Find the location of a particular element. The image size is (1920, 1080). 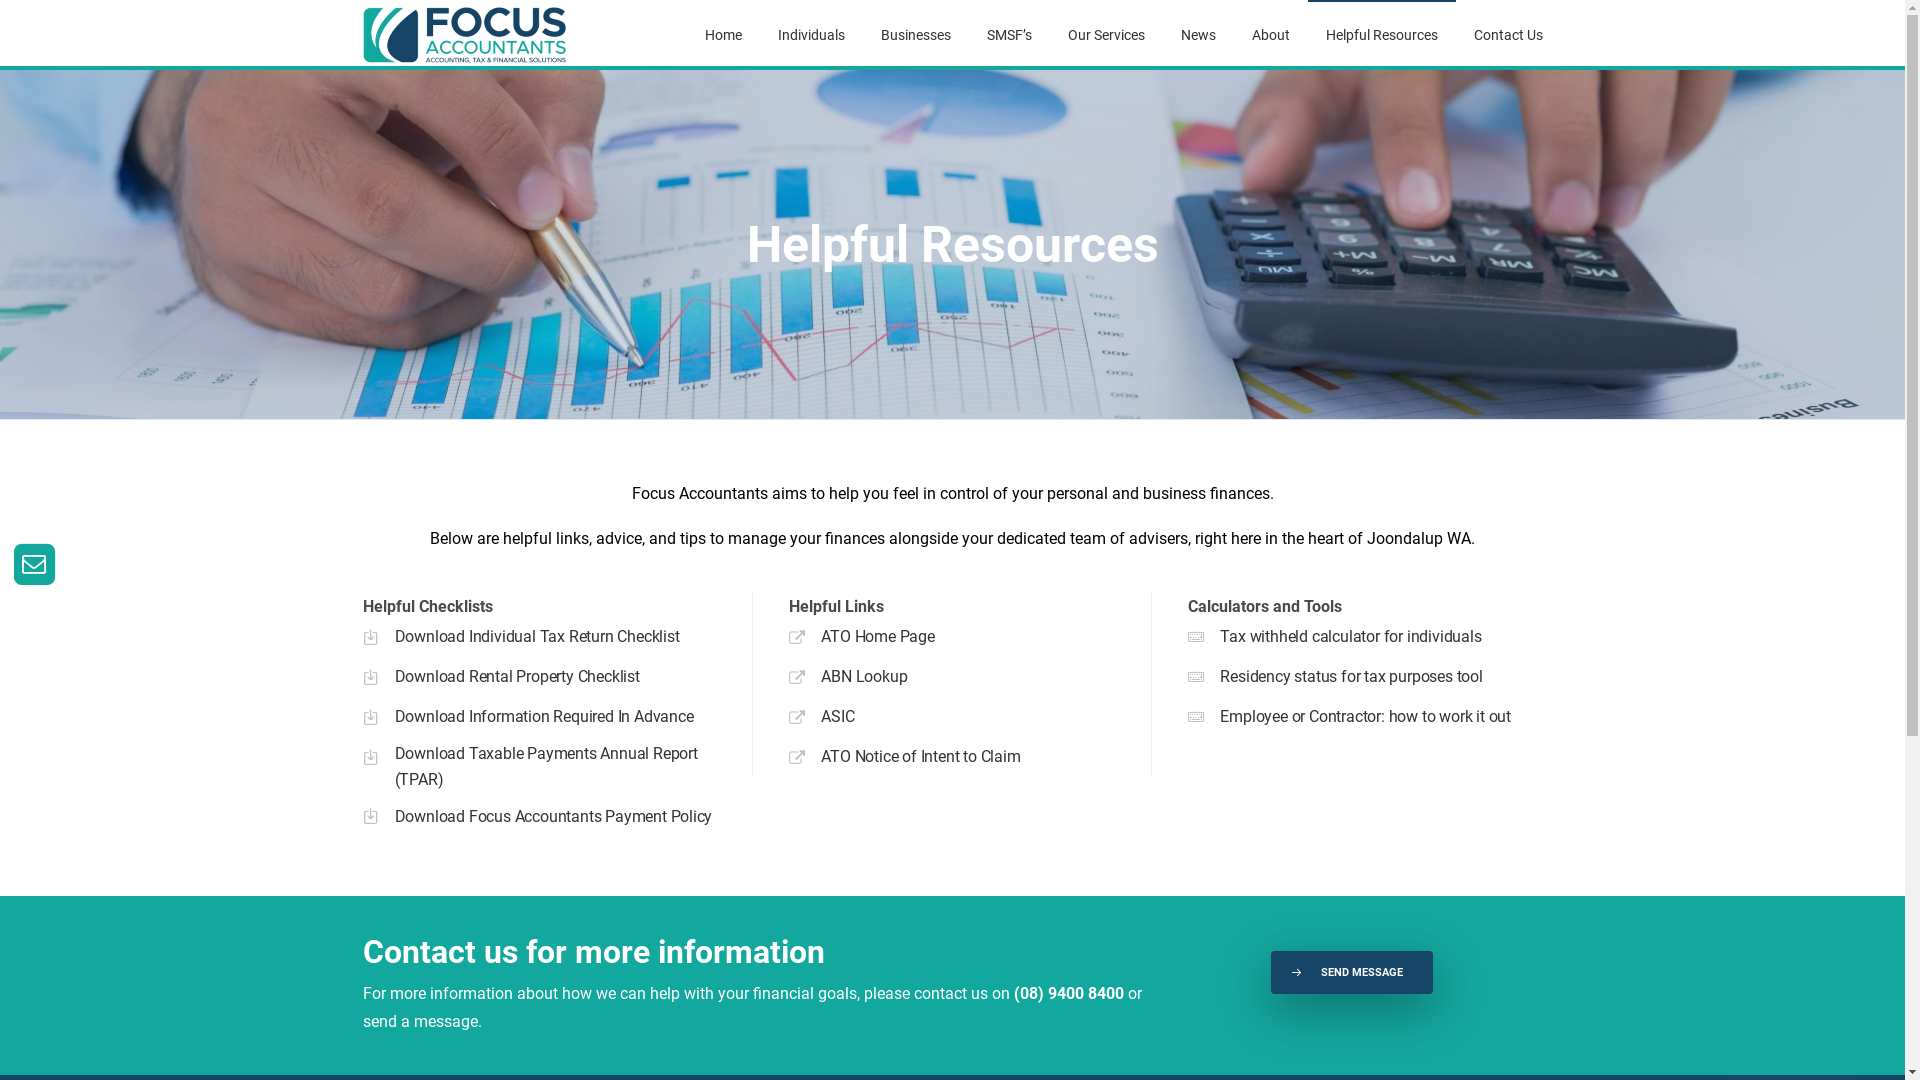

'Site logo' is located at coordinates (464, 34).